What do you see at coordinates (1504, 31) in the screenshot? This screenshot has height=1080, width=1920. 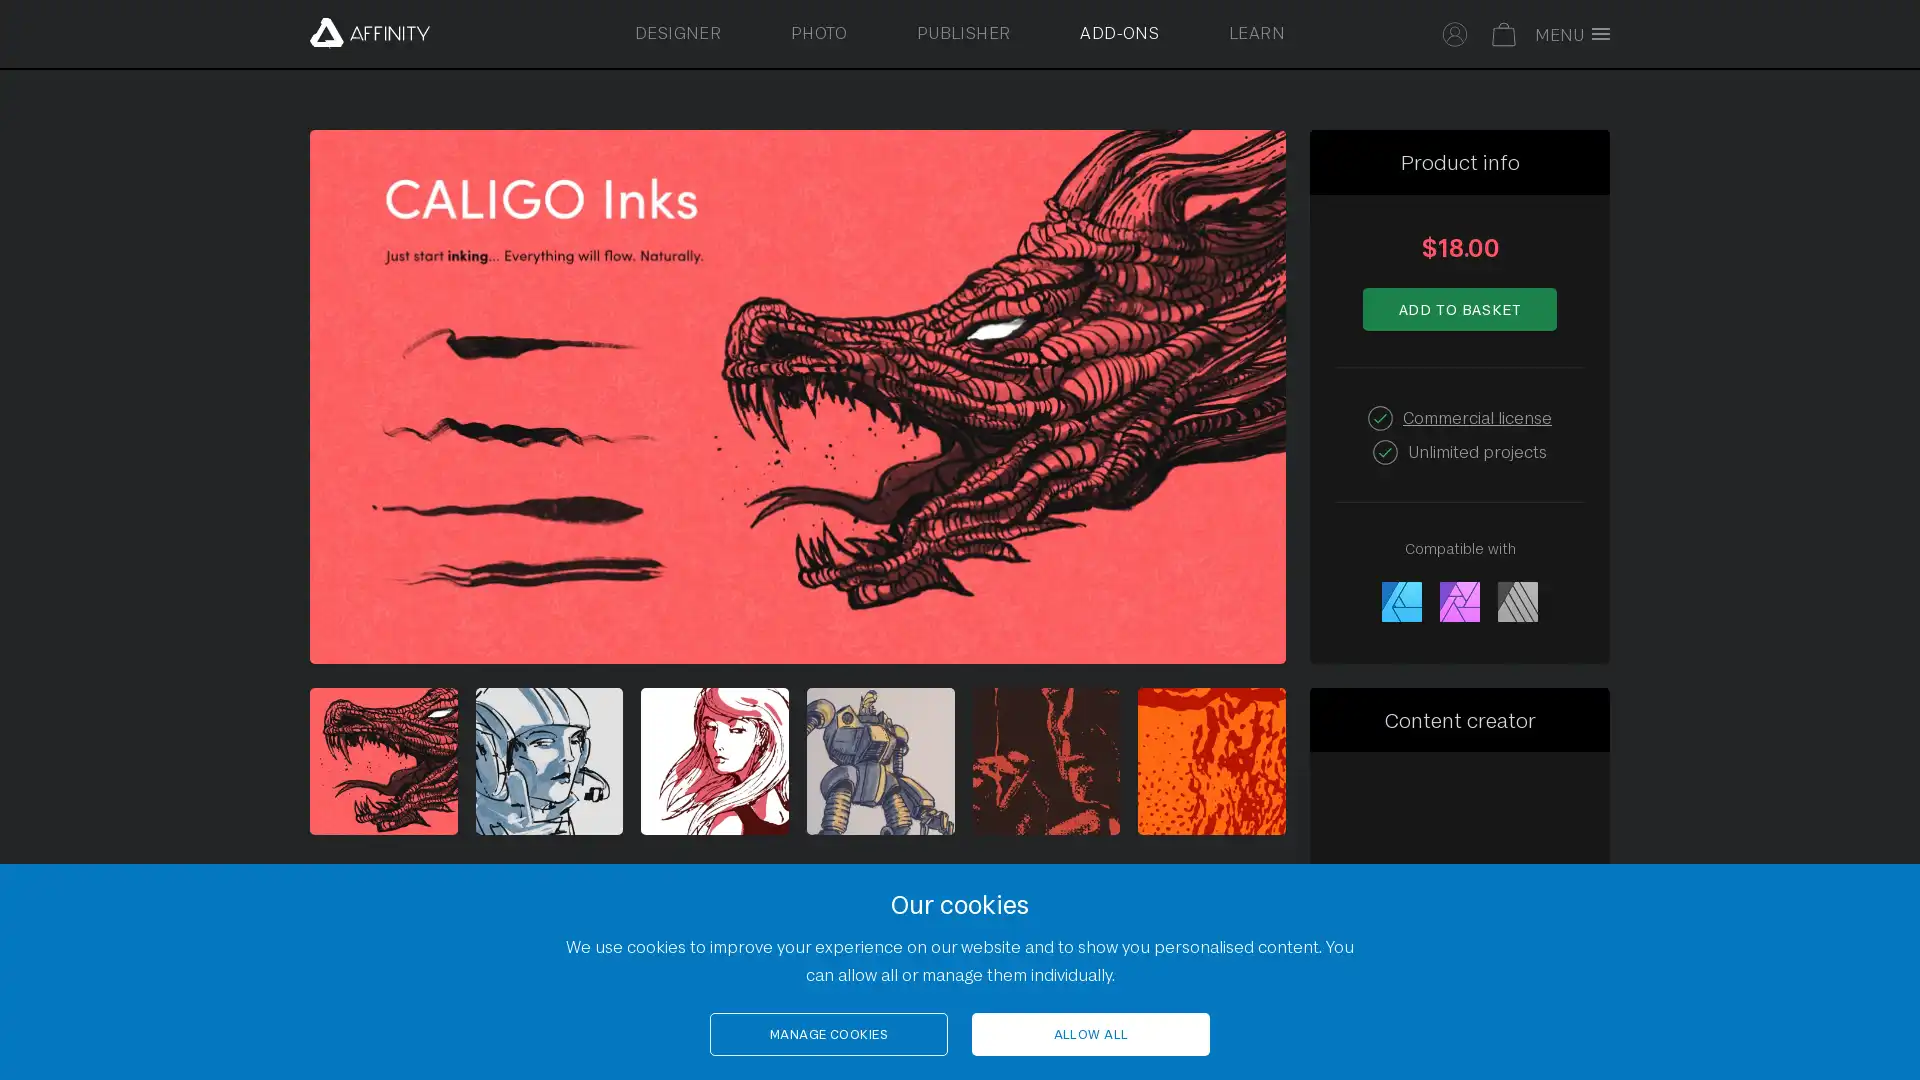 I see `Your basket is empty. Select to toggle basket.` at bounding box center [1504, 31].